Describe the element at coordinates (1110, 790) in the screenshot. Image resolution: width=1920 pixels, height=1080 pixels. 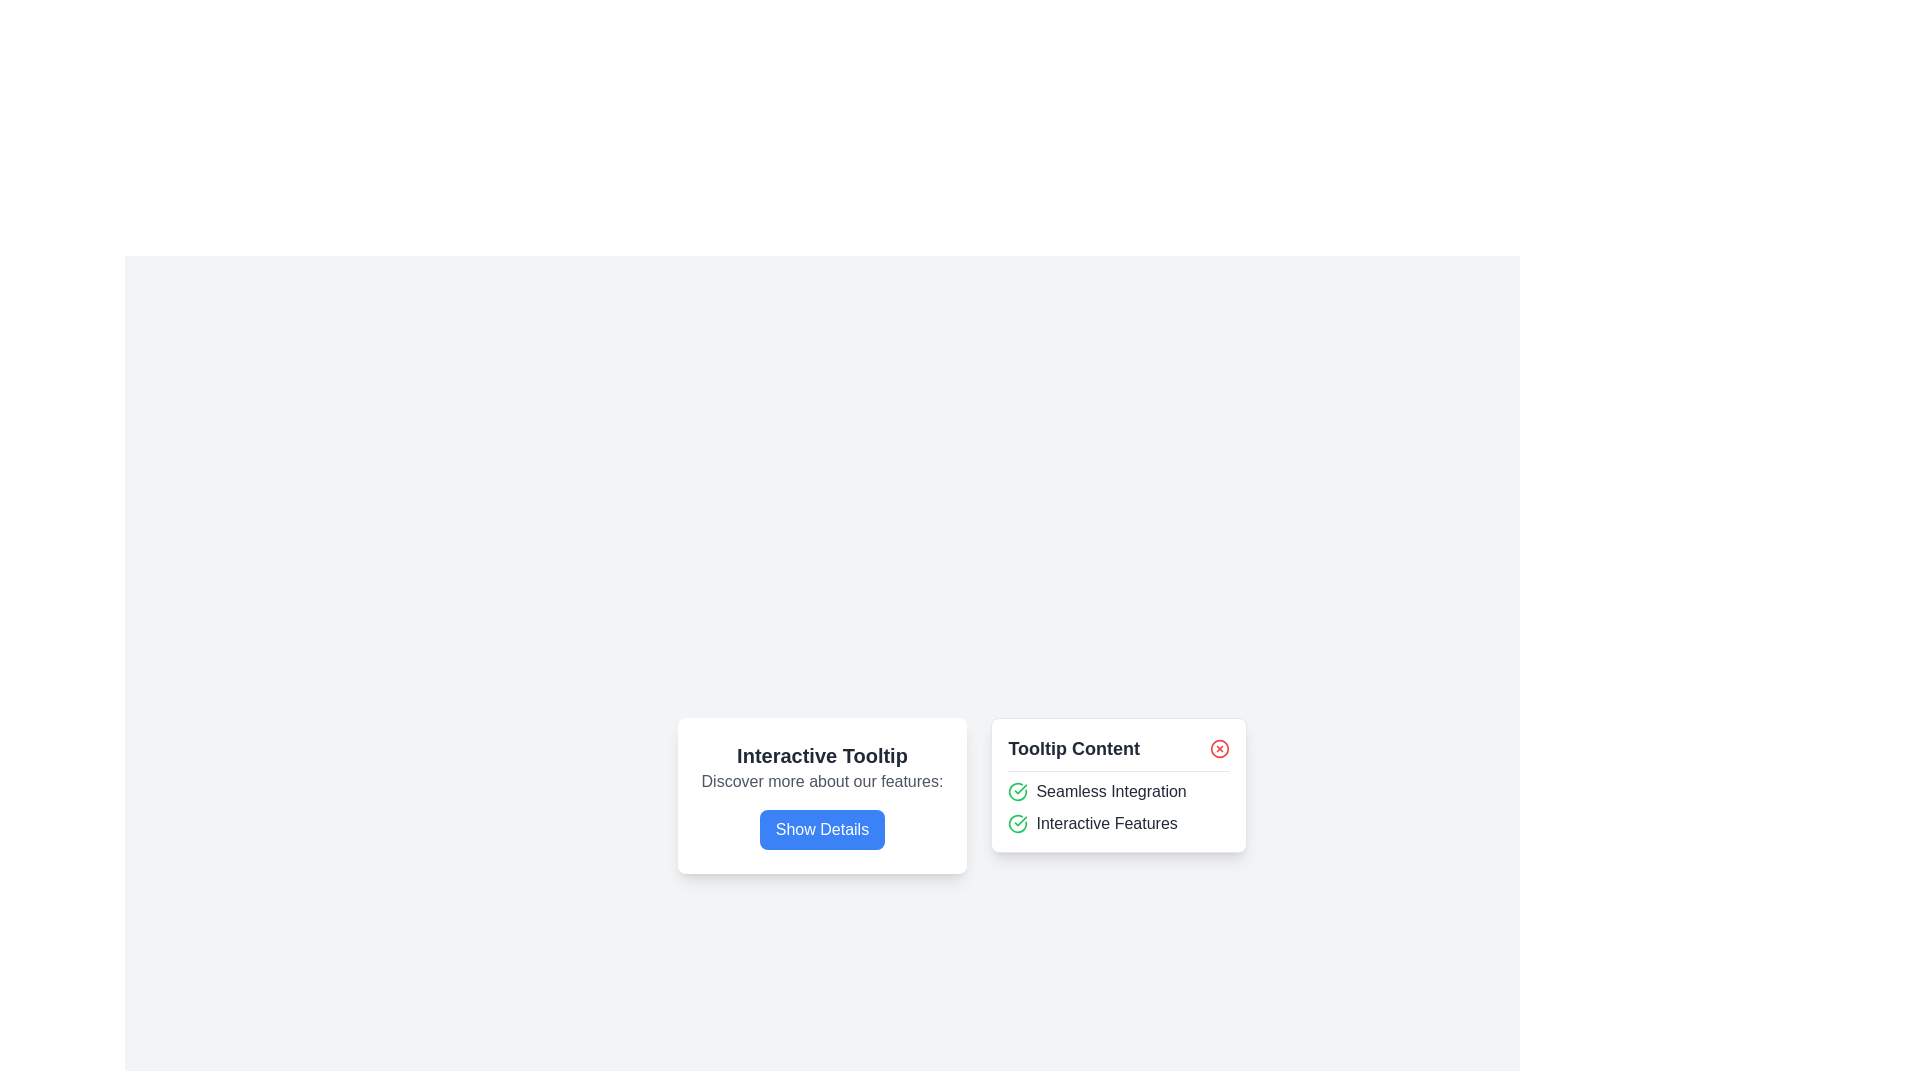
I see `the text label 'Seamless Integration' located in the 'Tooltip Content' section, positioned to the right of a green checkmark icon` at that location.